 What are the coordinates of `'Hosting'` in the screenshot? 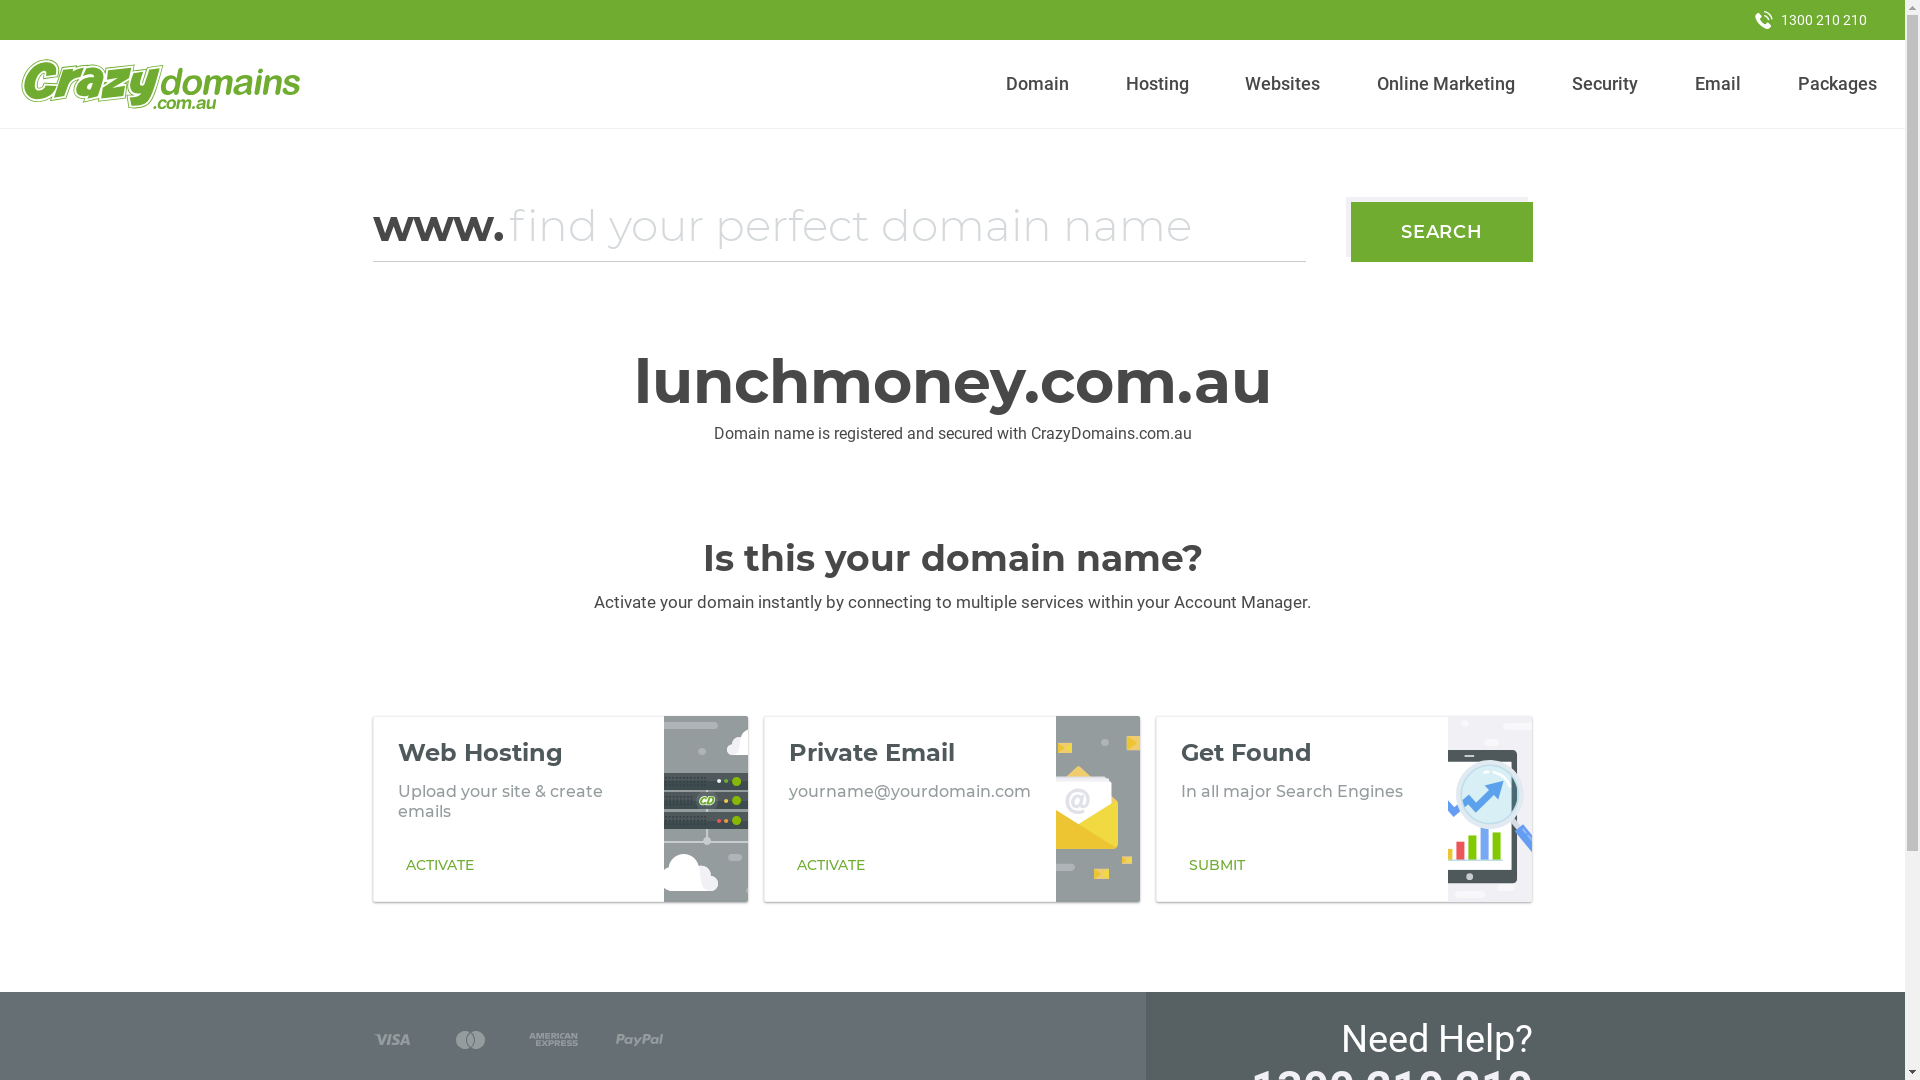 It's located at (1156, 83).